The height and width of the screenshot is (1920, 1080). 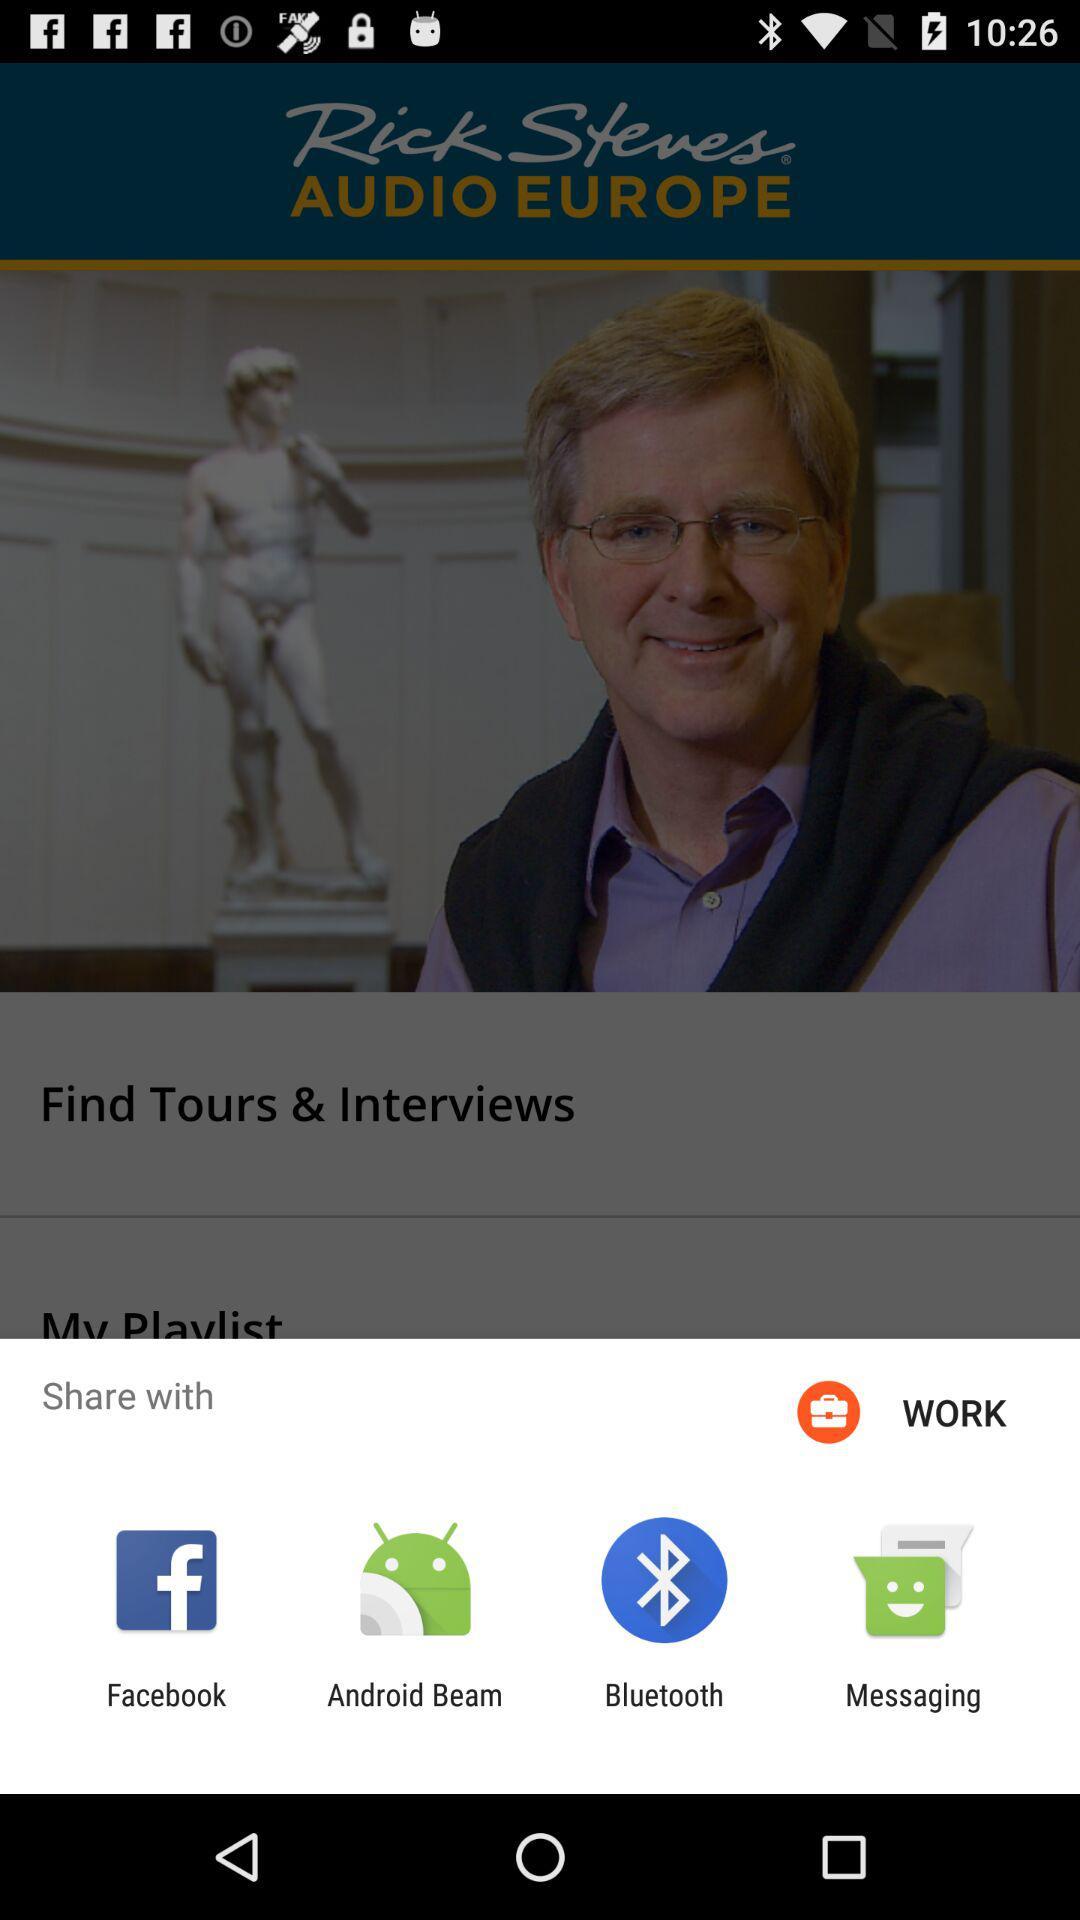 I want to click on the messaging, so click(x=913, y=1711).